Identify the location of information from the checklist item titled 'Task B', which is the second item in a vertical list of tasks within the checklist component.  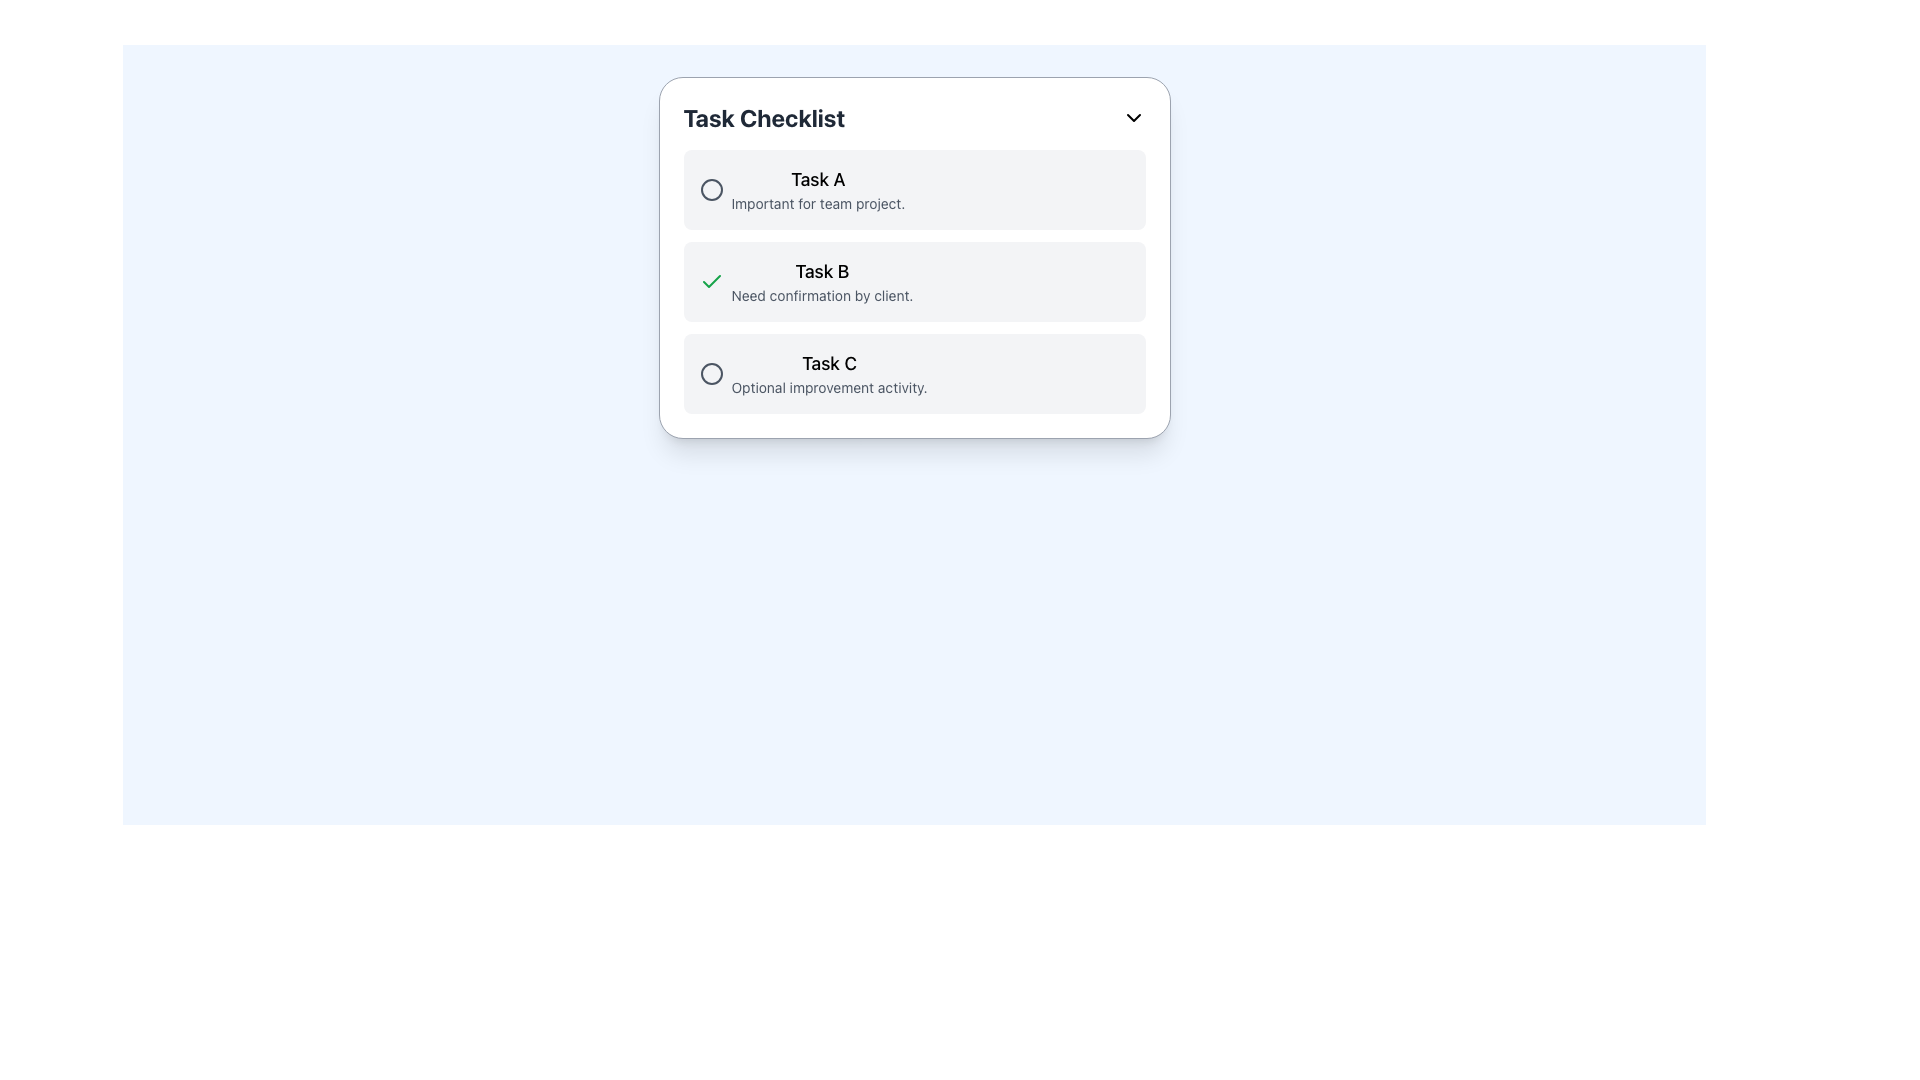
(913, 281).